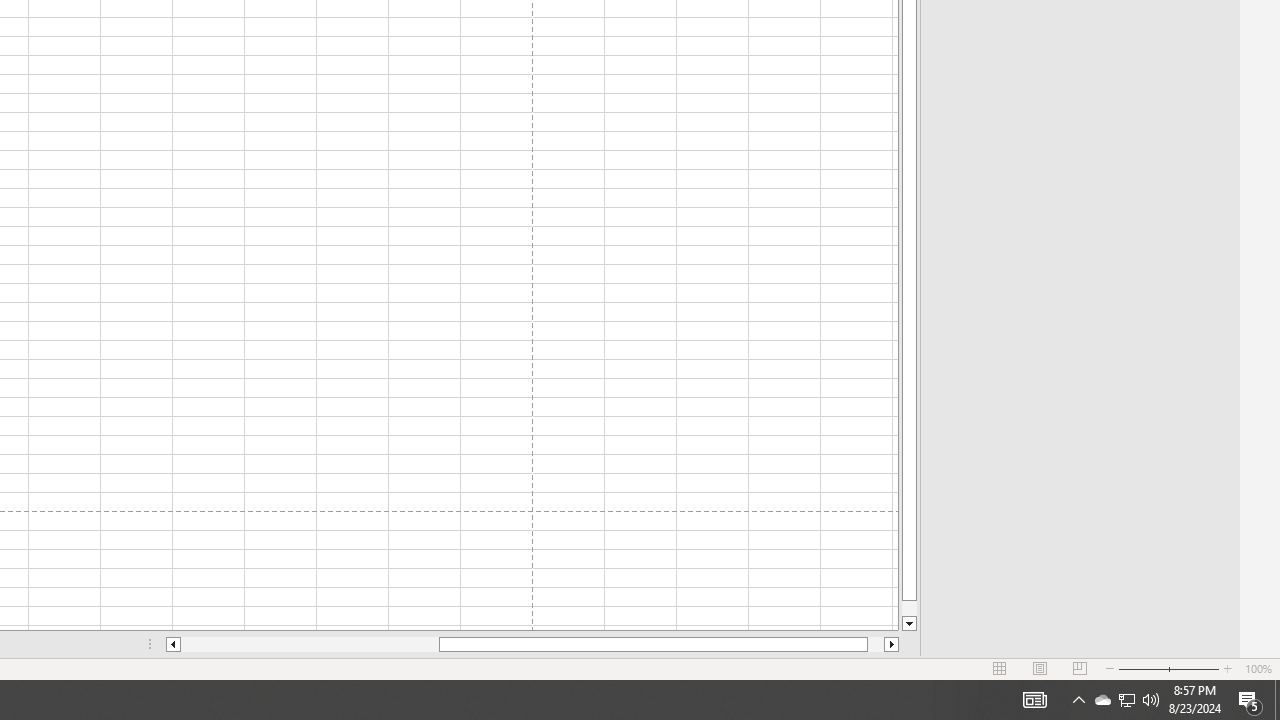  I want to click on 'Page left', so click(308, 644).